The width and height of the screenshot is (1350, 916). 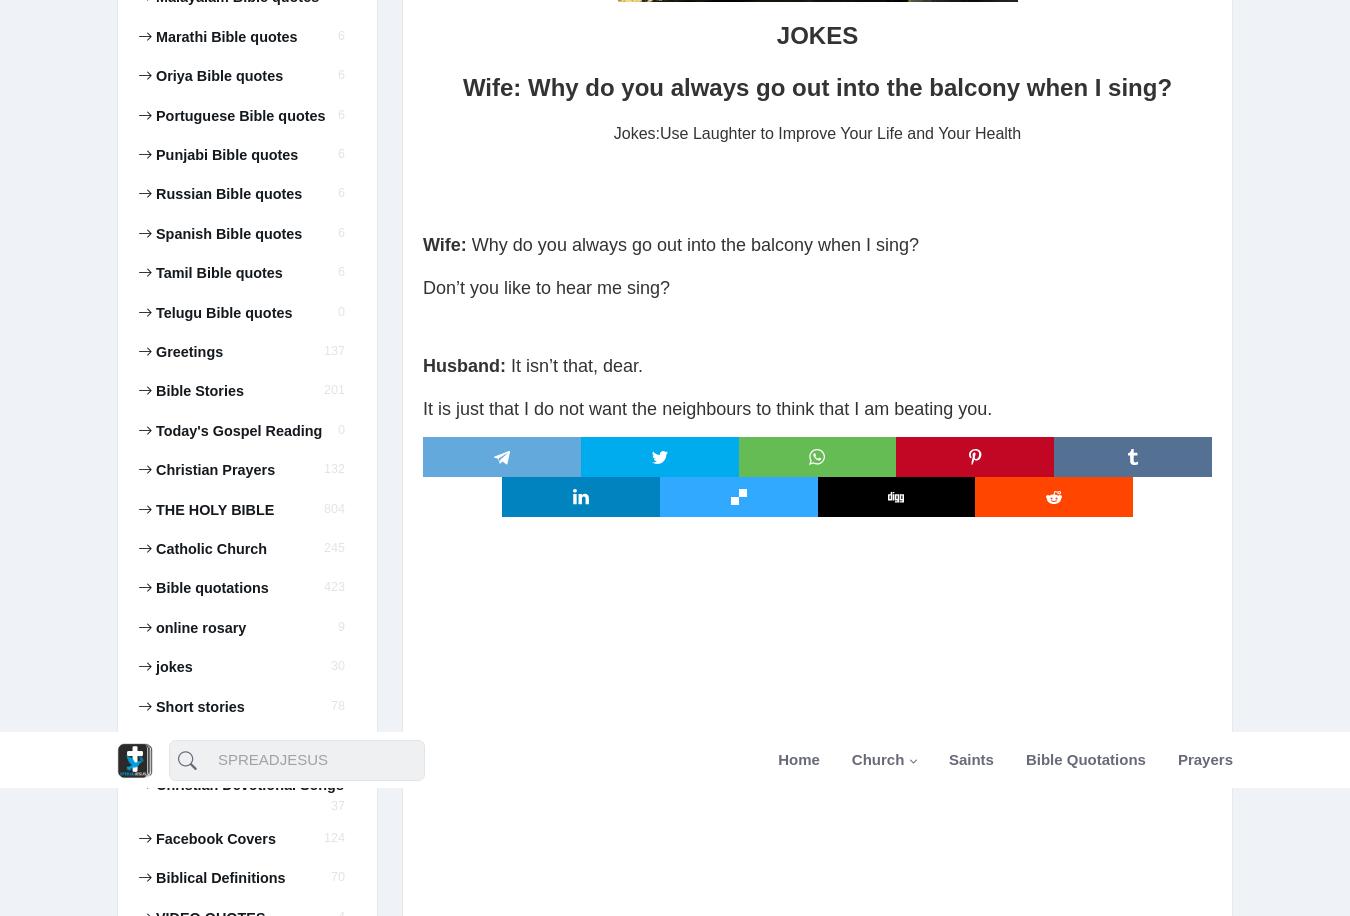 I want to click on 'Hindi Bible Quotes John 4:24', so click(x=231, y=215).